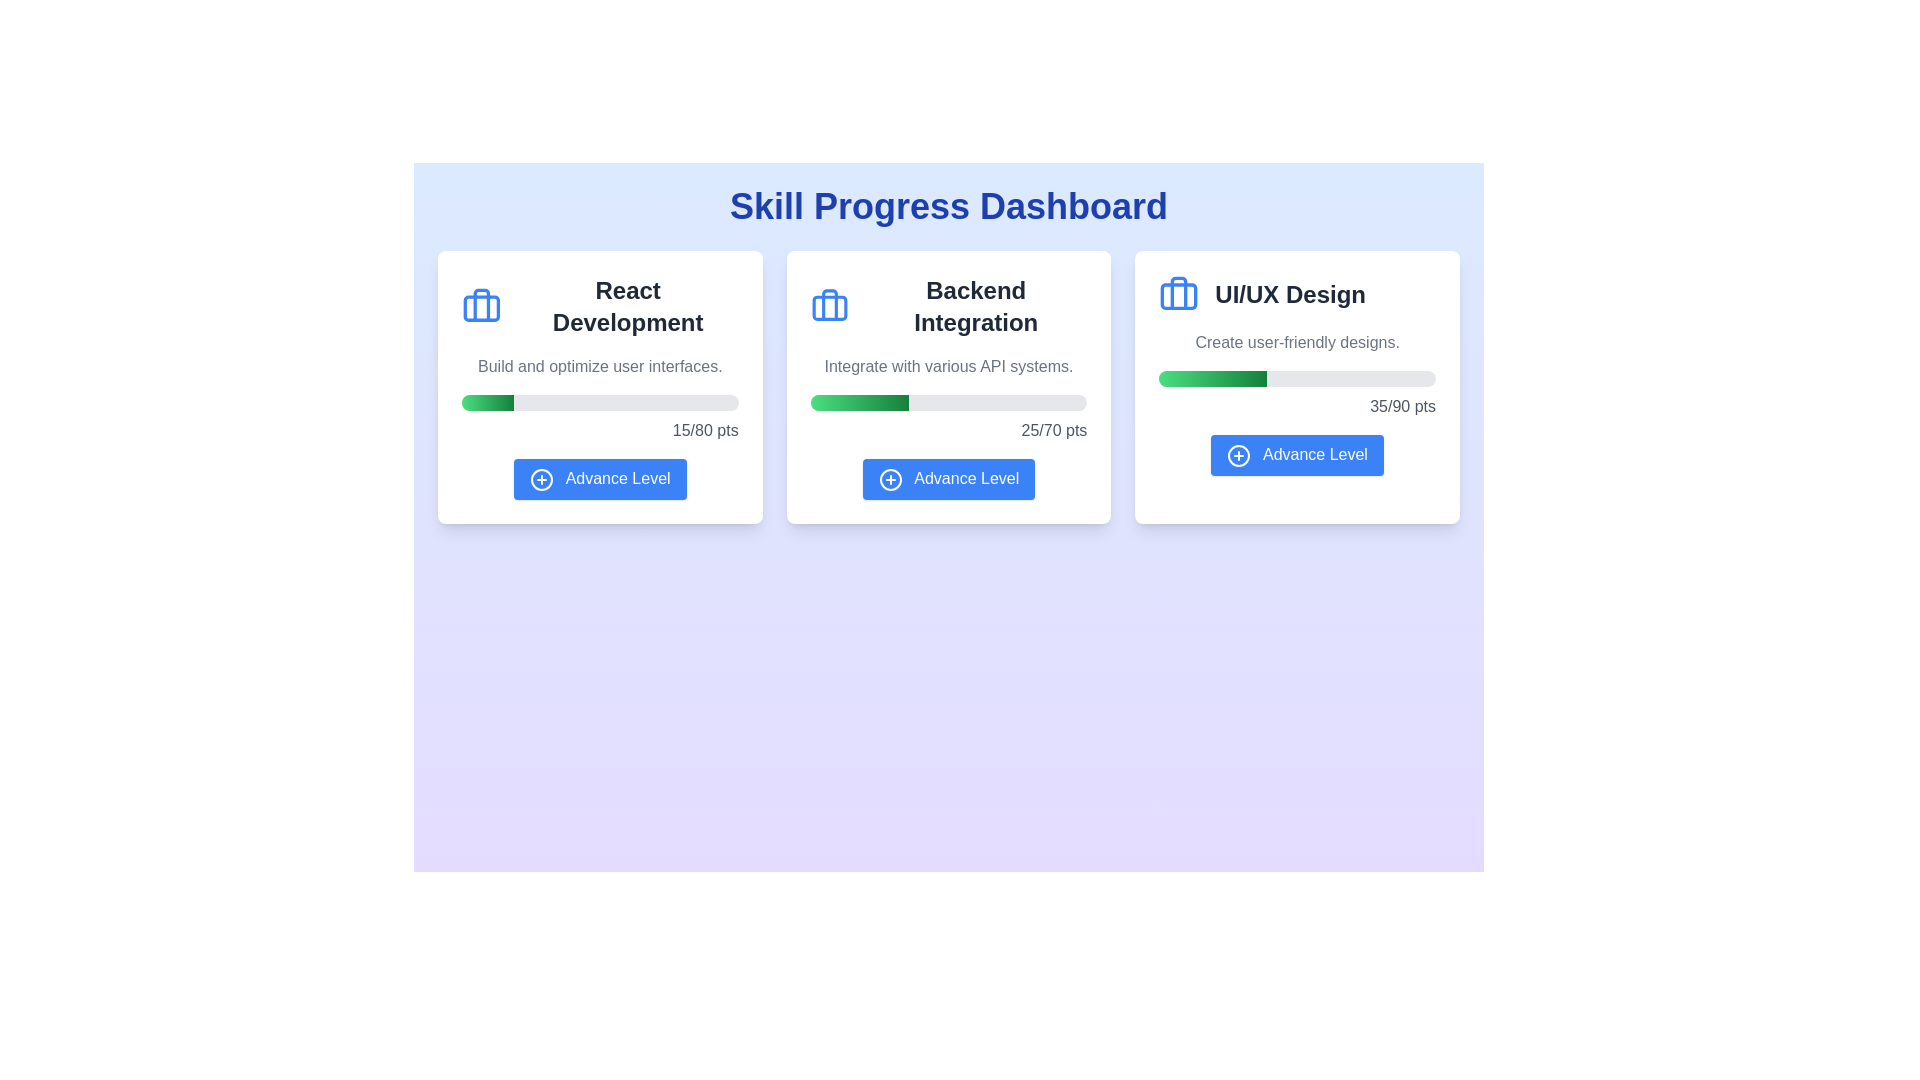 Image resolution: width=1920 pixels, height=1080 pixels. Describe the element at coordinates (859, 402) in the screenshot. I see `the progress indicator segment styled with a gradient color transitioning from light green to dark green, located in the center card titled 'Backend Integration.'` at that location.